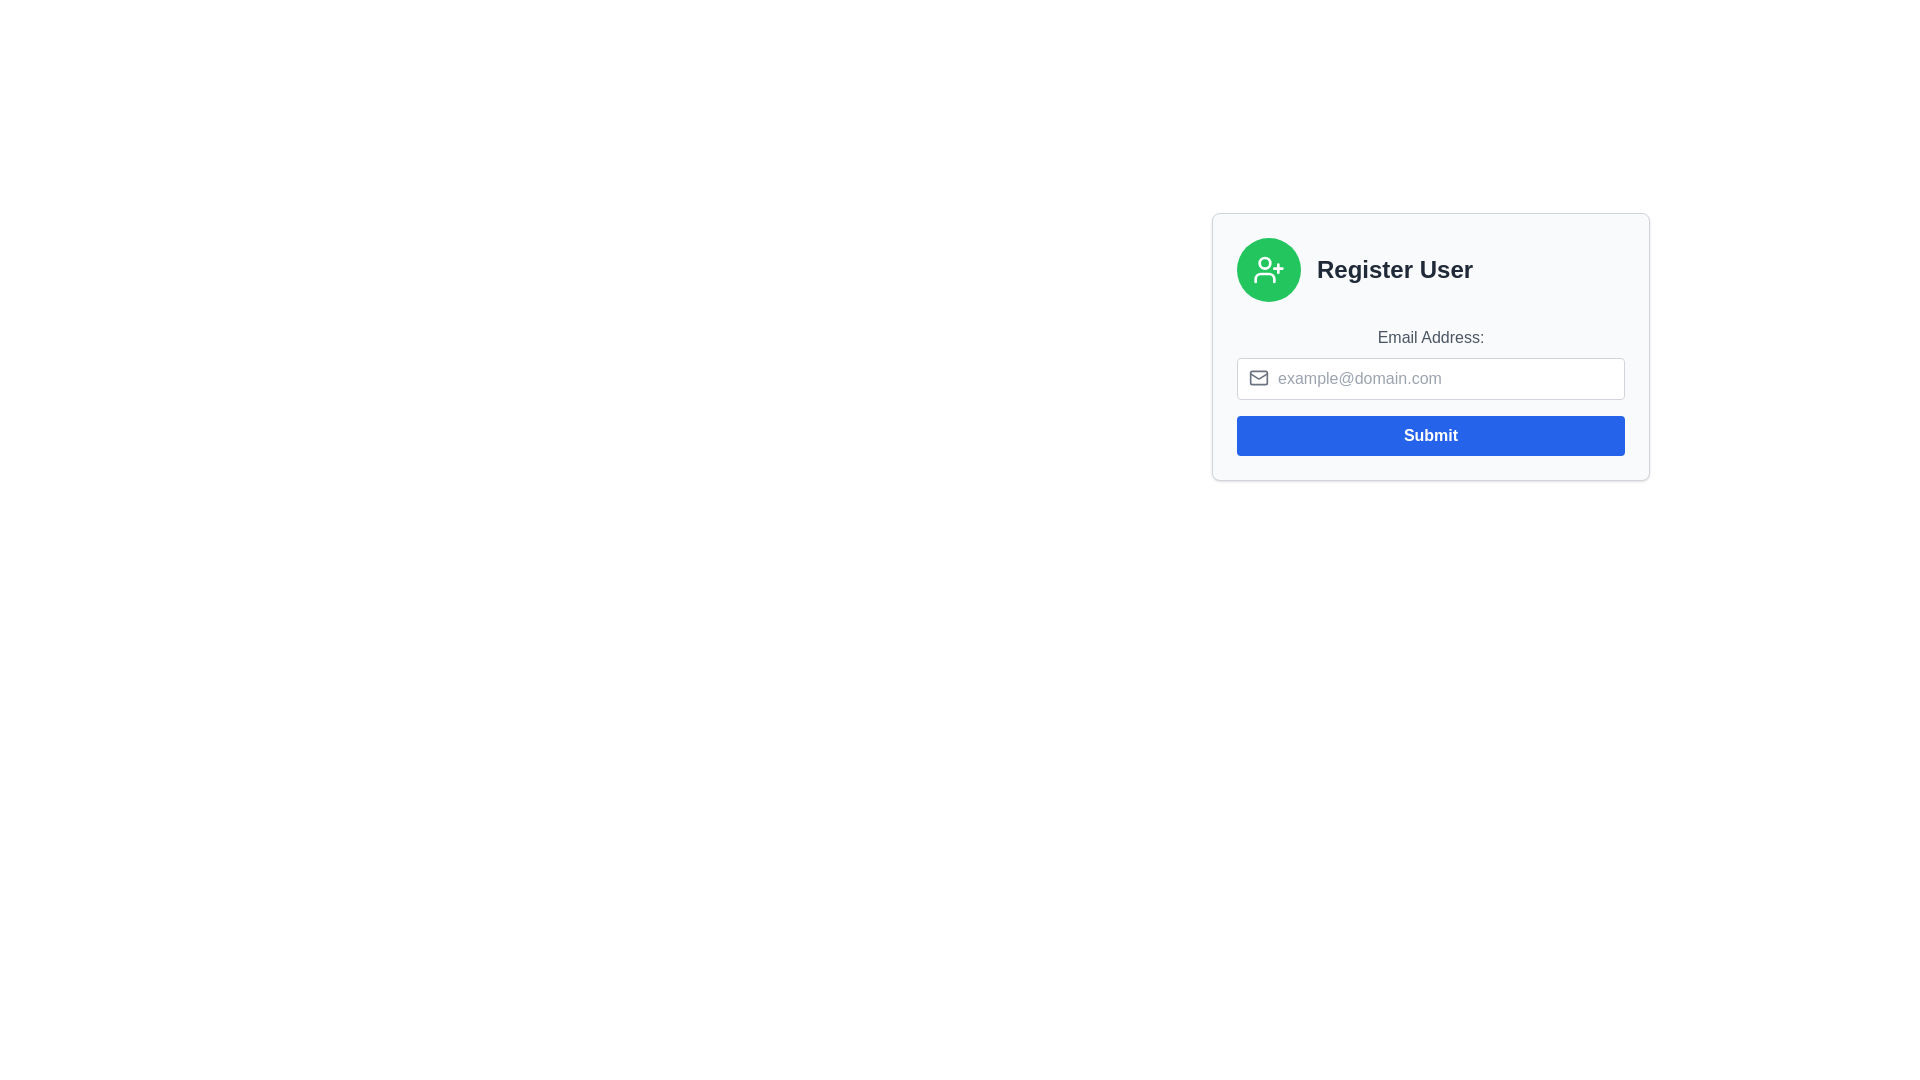  Describe the element at coordinates (1429, 337) in the screenshot. I see `the label displaying 'Email Address:' which is styled in gray and positioned above the email input field` at that location.